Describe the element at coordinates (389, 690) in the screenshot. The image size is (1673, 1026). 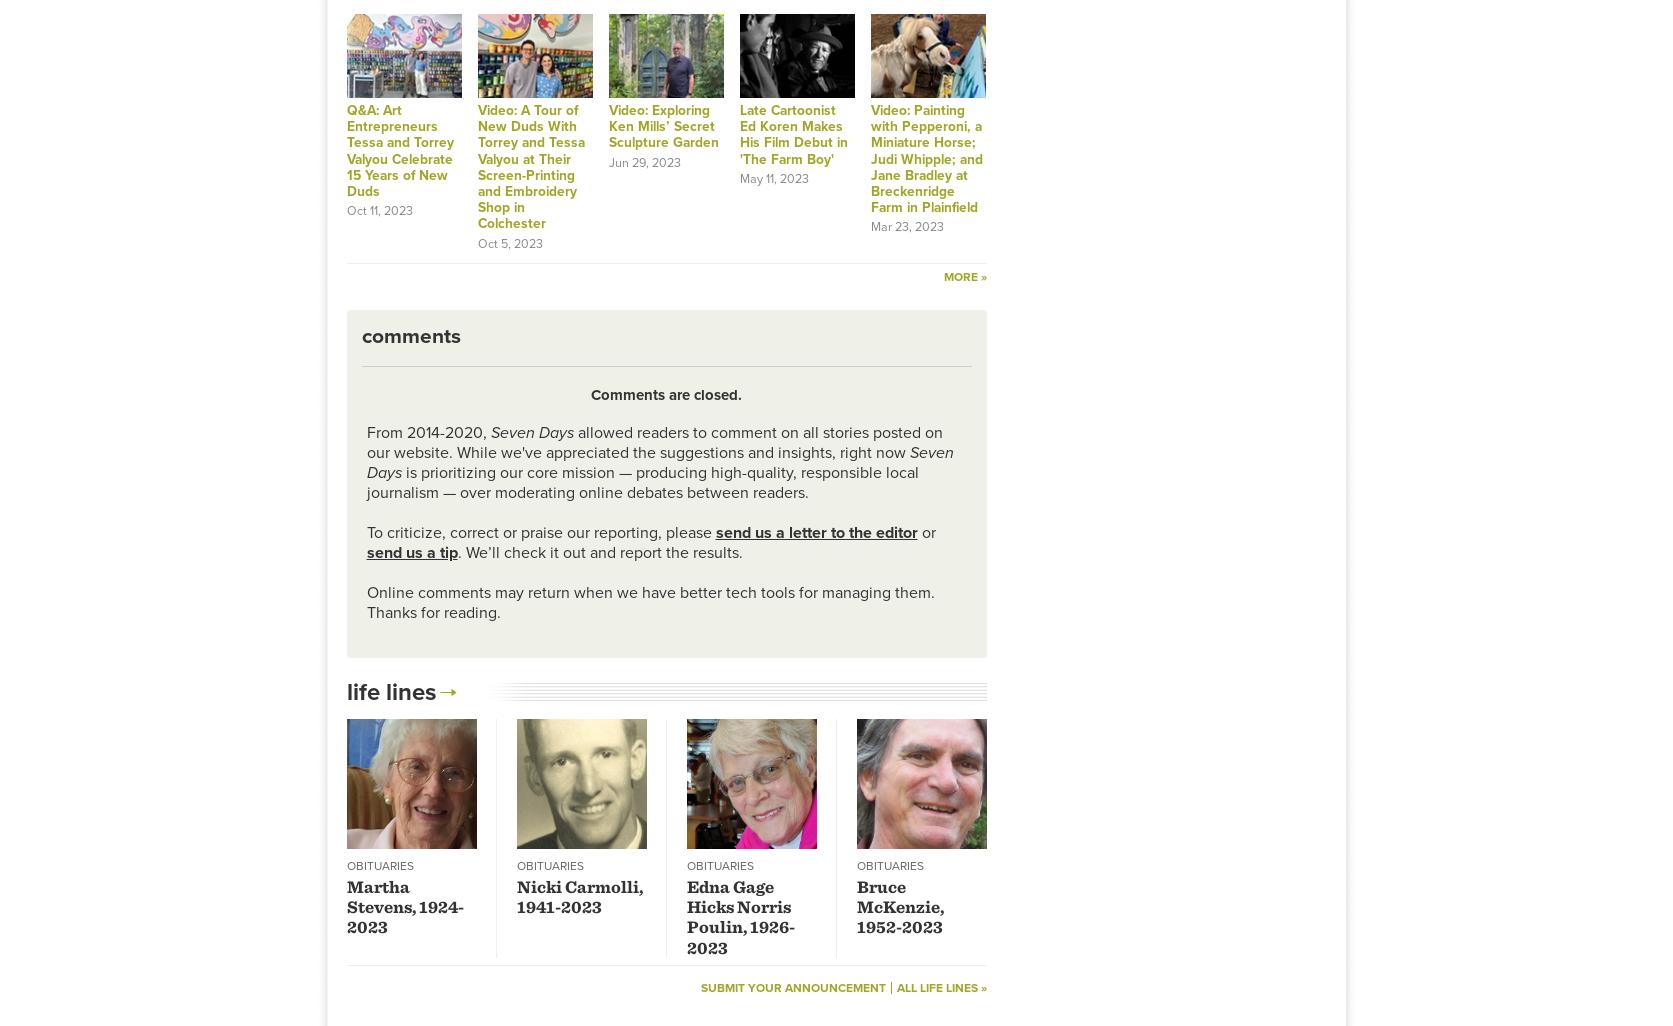
I see `'Life Lines'` at that location.